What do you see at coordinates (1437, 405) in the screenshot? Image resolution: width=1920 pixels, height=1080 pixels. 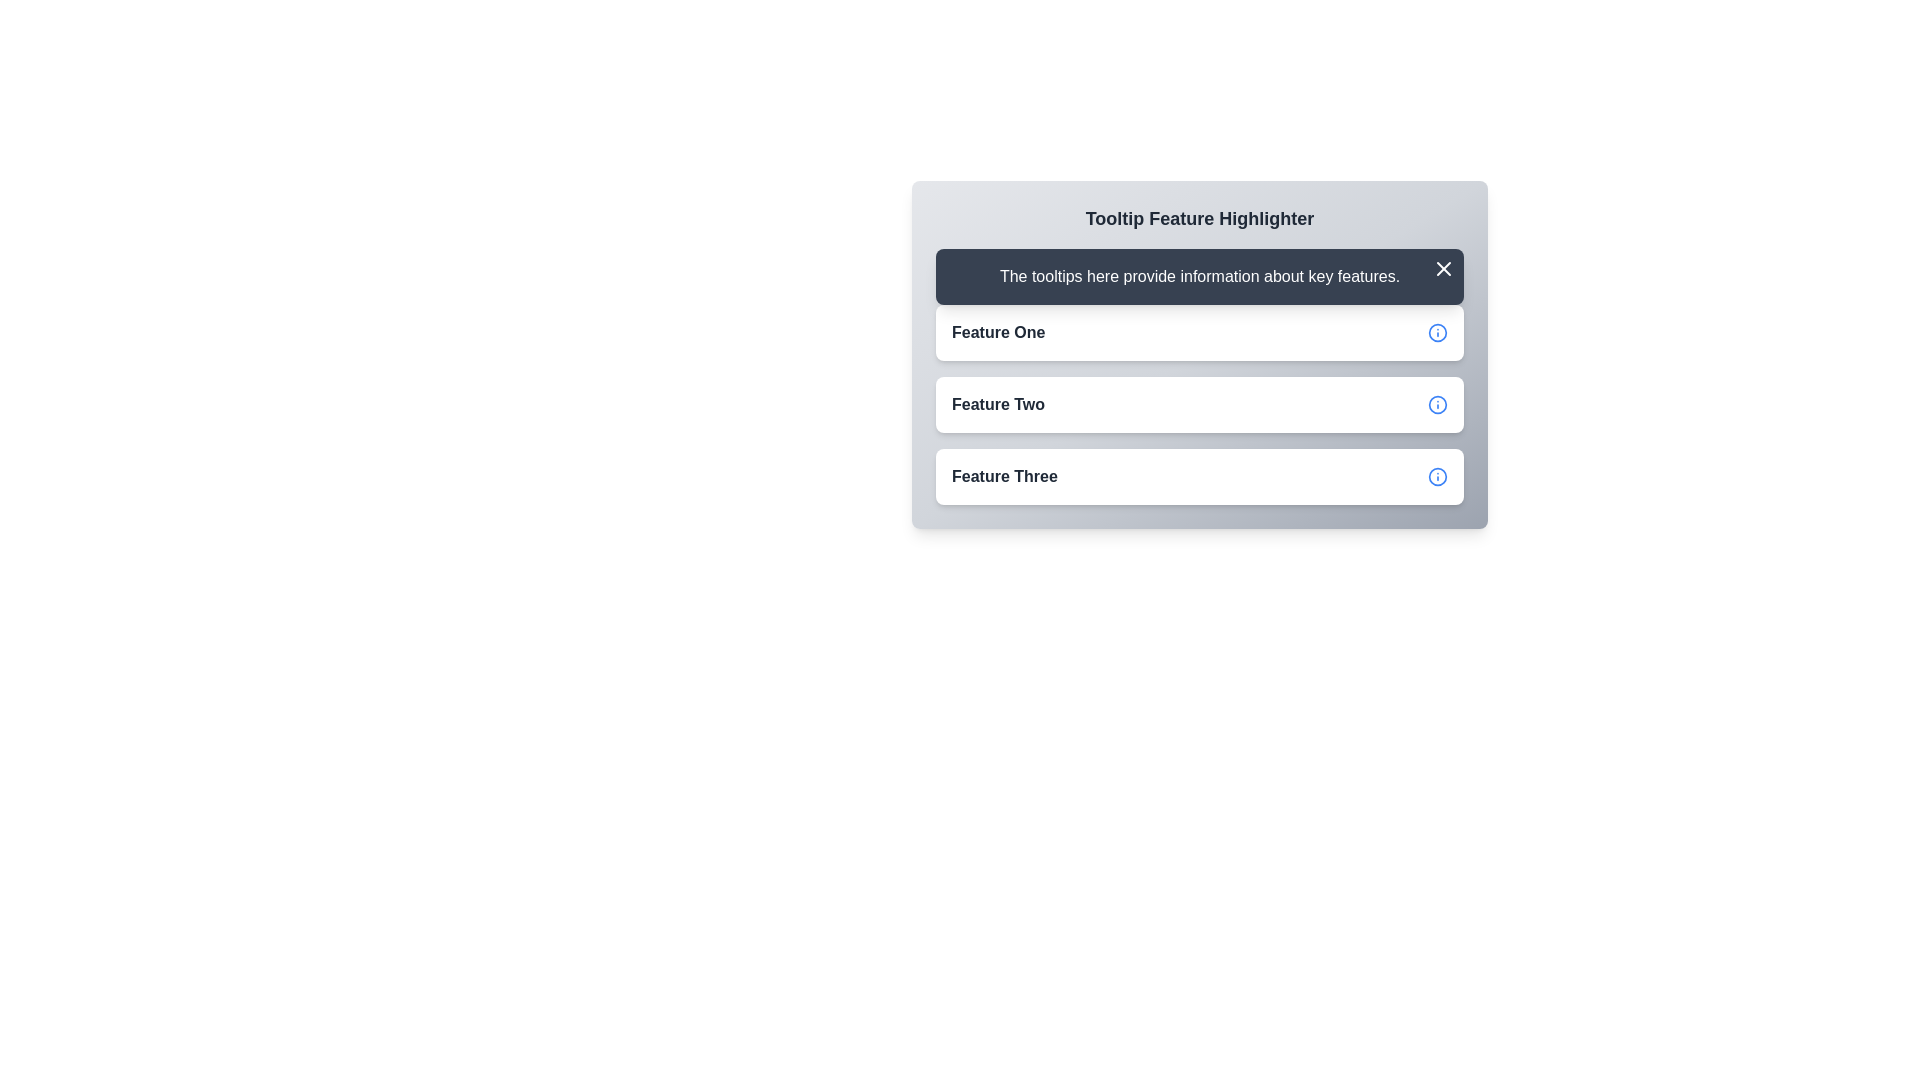 I see `the Informational icon located to the right of the 'Feature Two' label` at bounding box center [1437, 405].